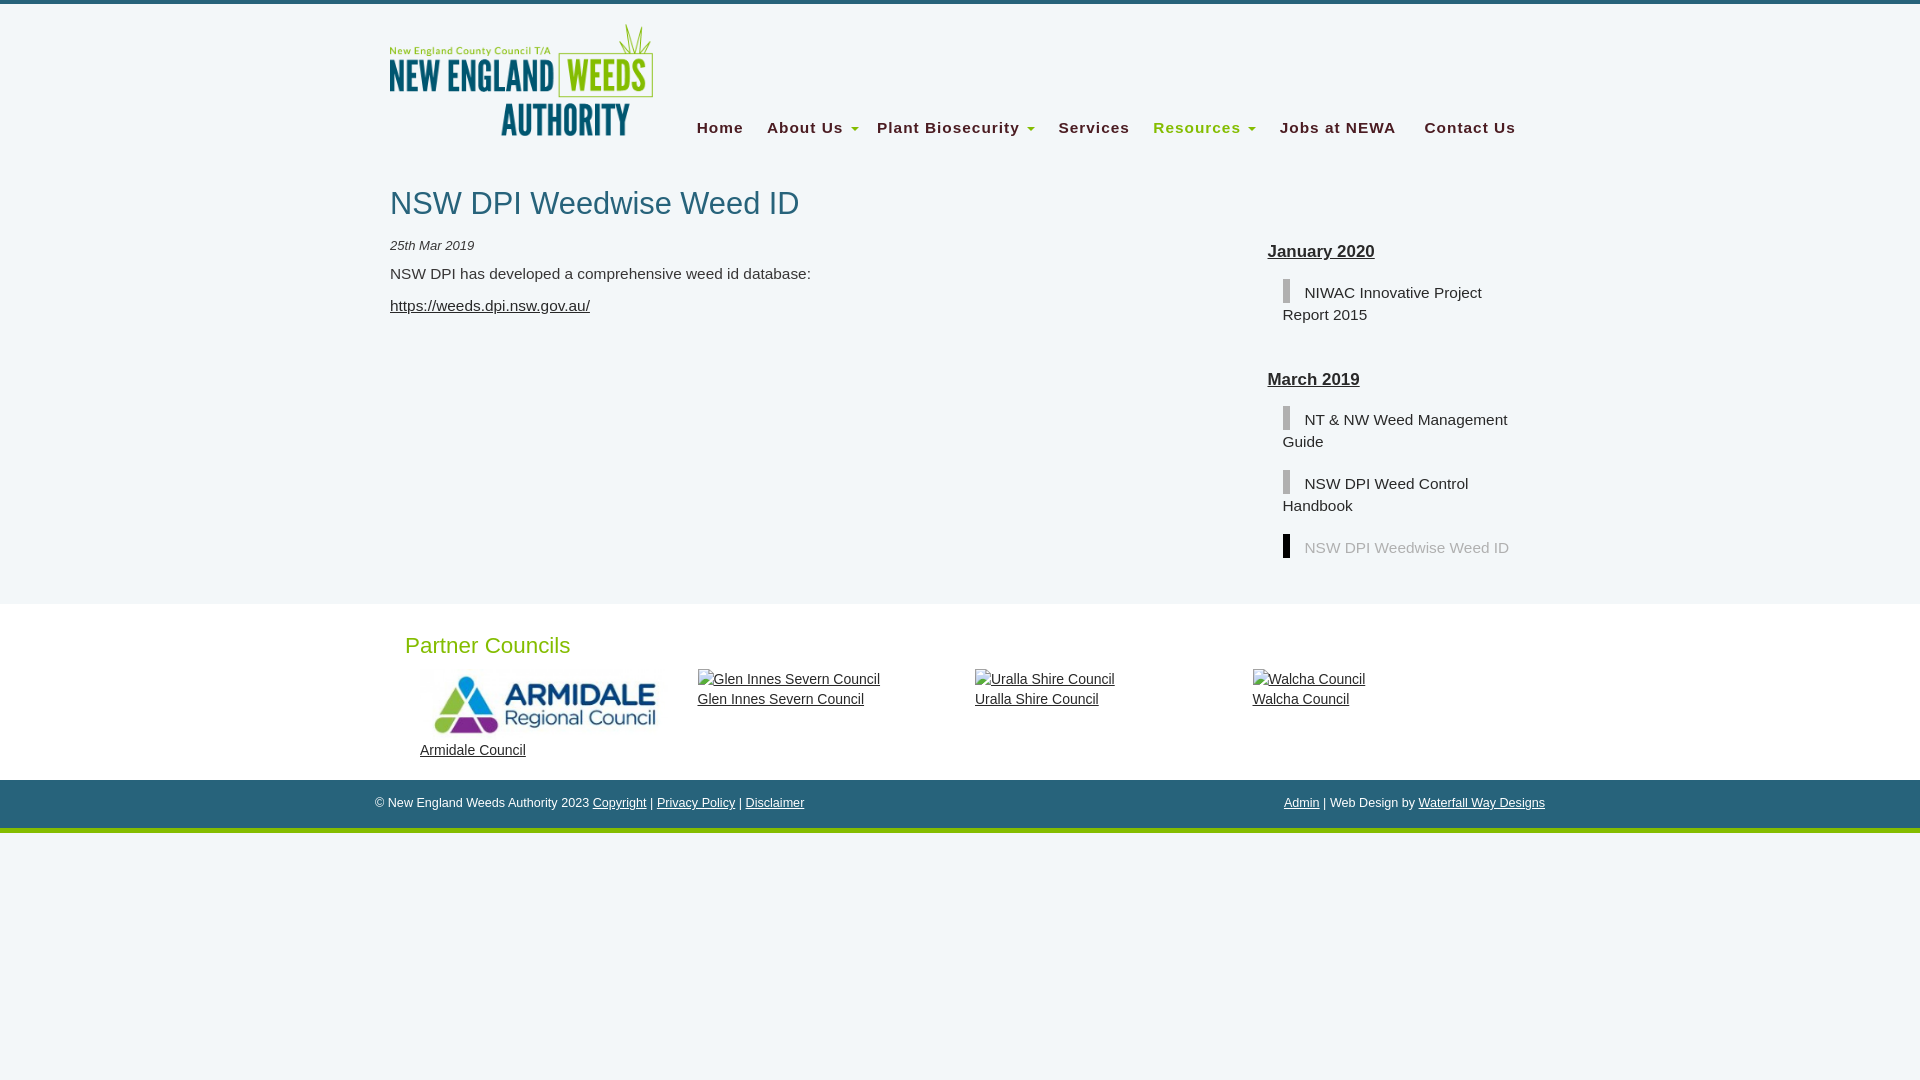  I want to click on 'Armidale Council', so click(543, 713).